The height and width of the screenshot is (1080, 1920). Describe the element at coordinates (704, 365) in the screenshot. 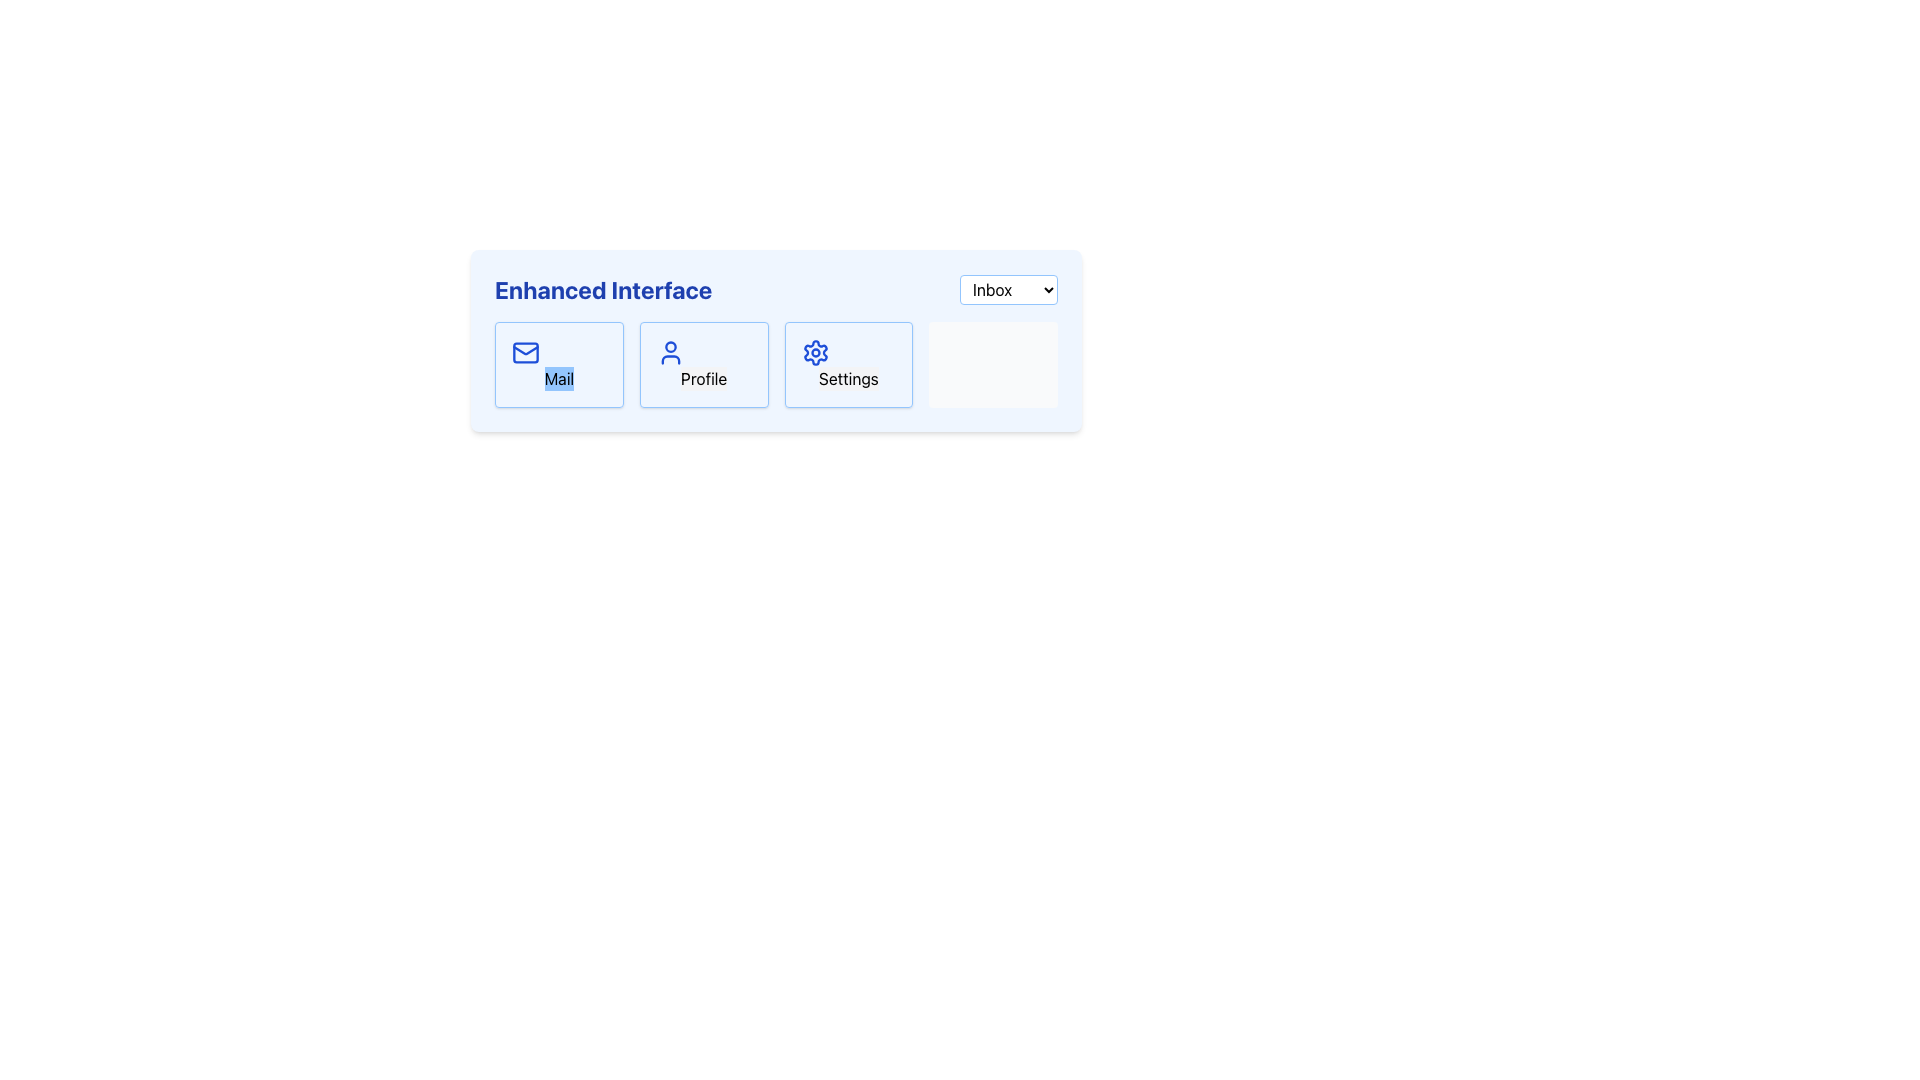

I see `the 'Profile' button, which is the second button in a grid layout and features a blue icon of a person above the text 'Profile'` at that location.